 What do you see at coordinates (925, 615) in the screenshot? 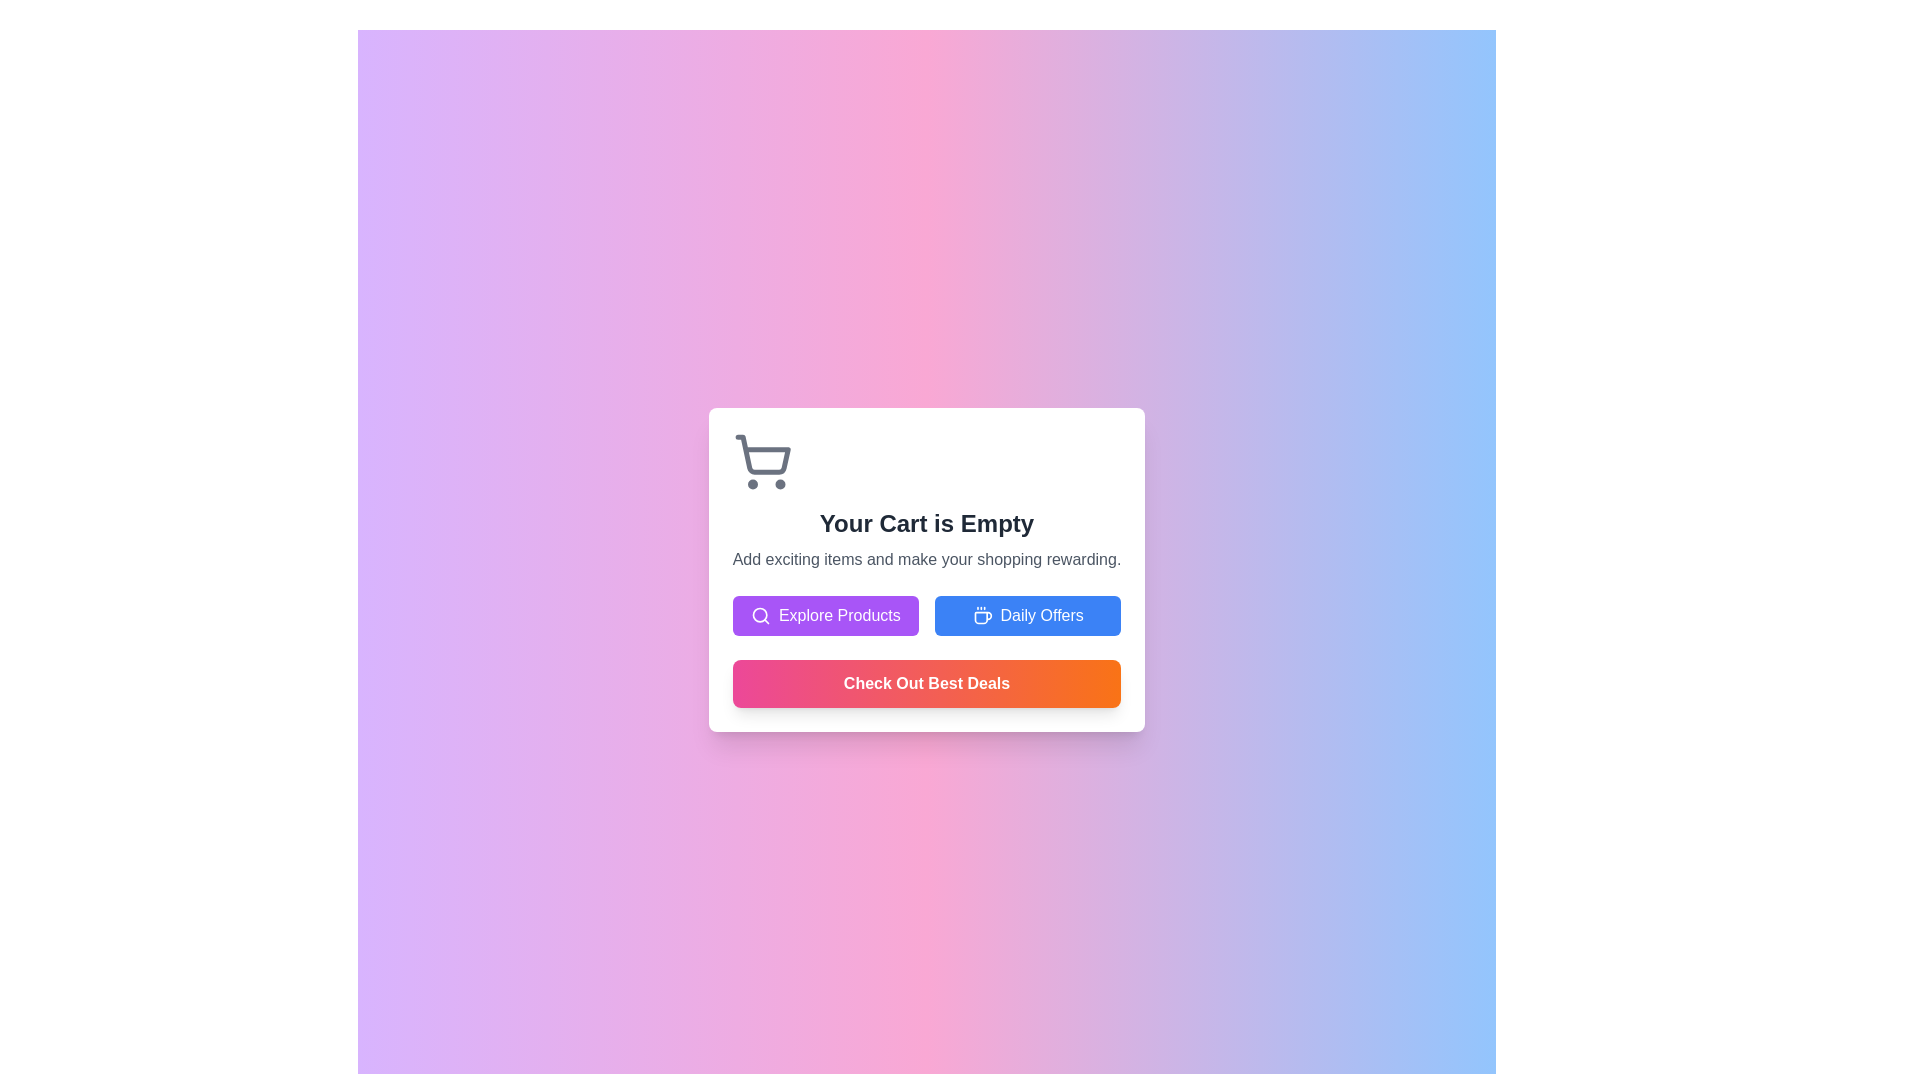
I see `the button group containing 'Explore Products' and 'Daily Offers'` at bounding box center [925, 615].